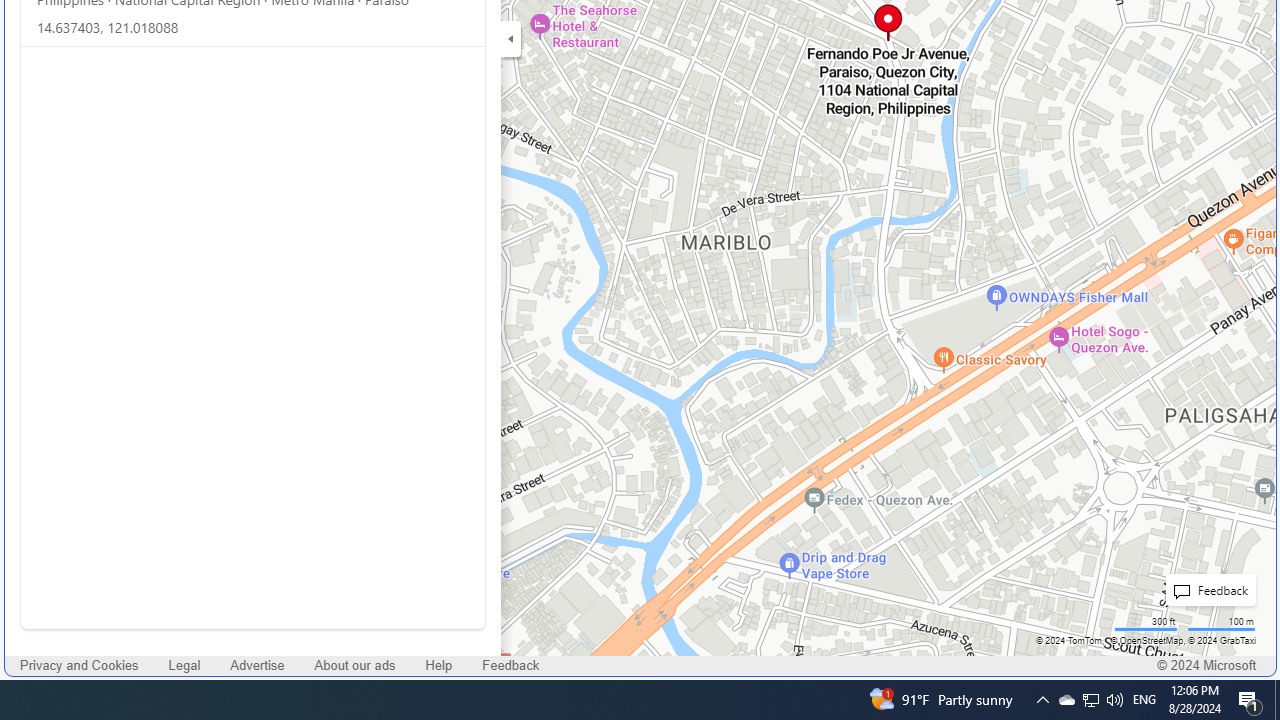 This screenshot has height=720, width=1280. What do you see at coordinates (79, 666) in the screenshot?
I see `'Privacy and Cookies'` at bounding box center [79, 666].